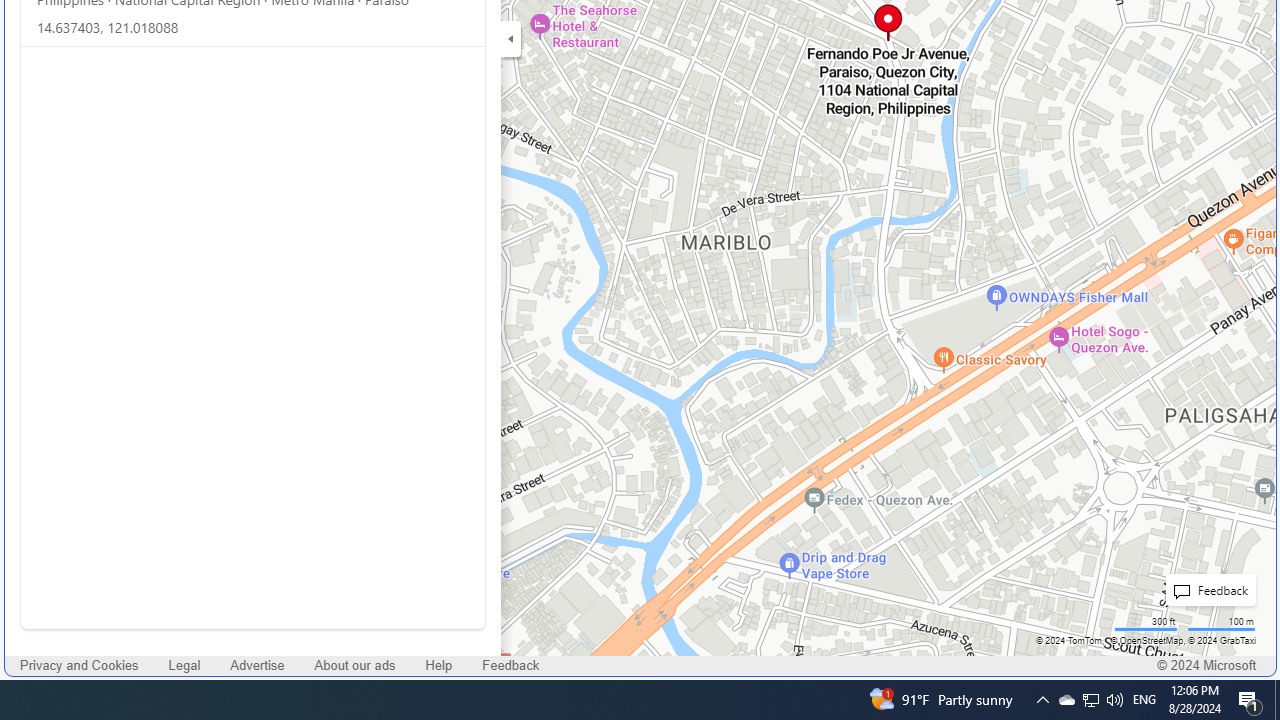 This screenshot has height=720, width=1280. What do you see at coordinates (79, 666) in the screenshot?
I see `'Privacy and Cookies'` at bounding box center [79, 666].